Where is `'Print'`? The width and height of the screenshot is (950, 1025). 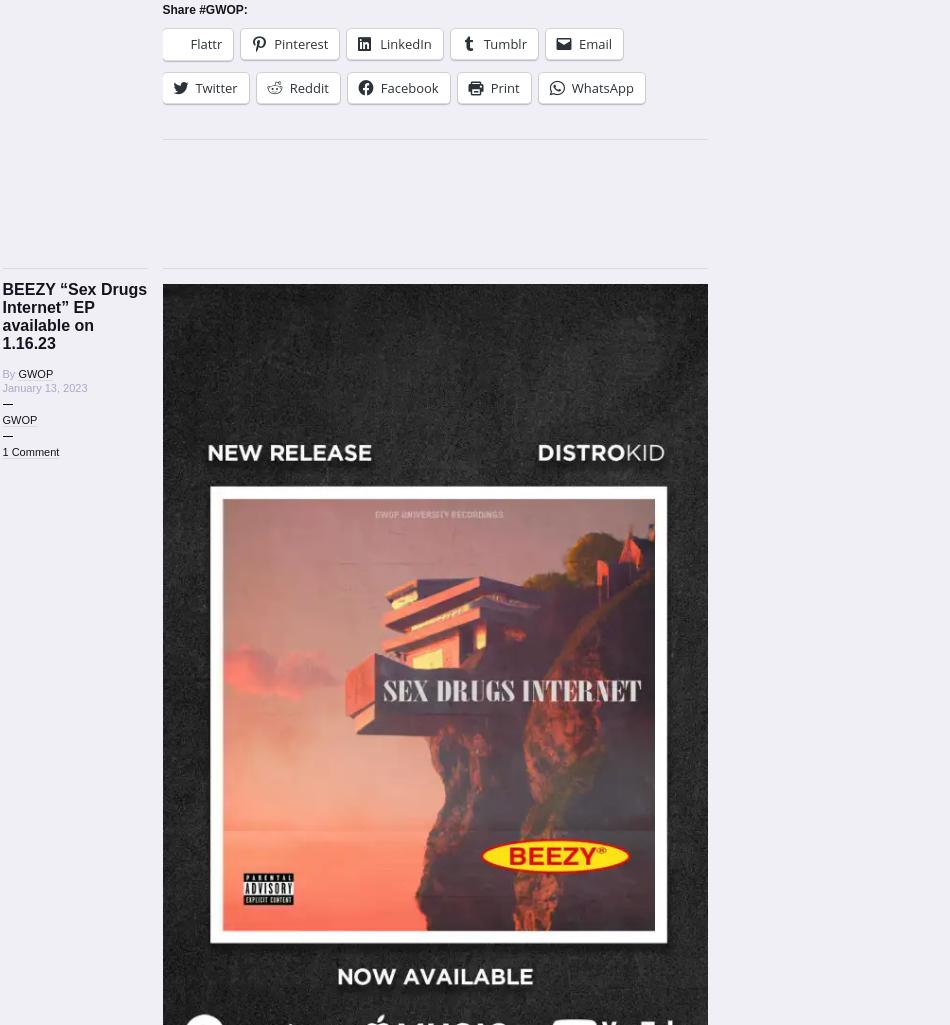 'Print' is located at coordinates (504, 87).